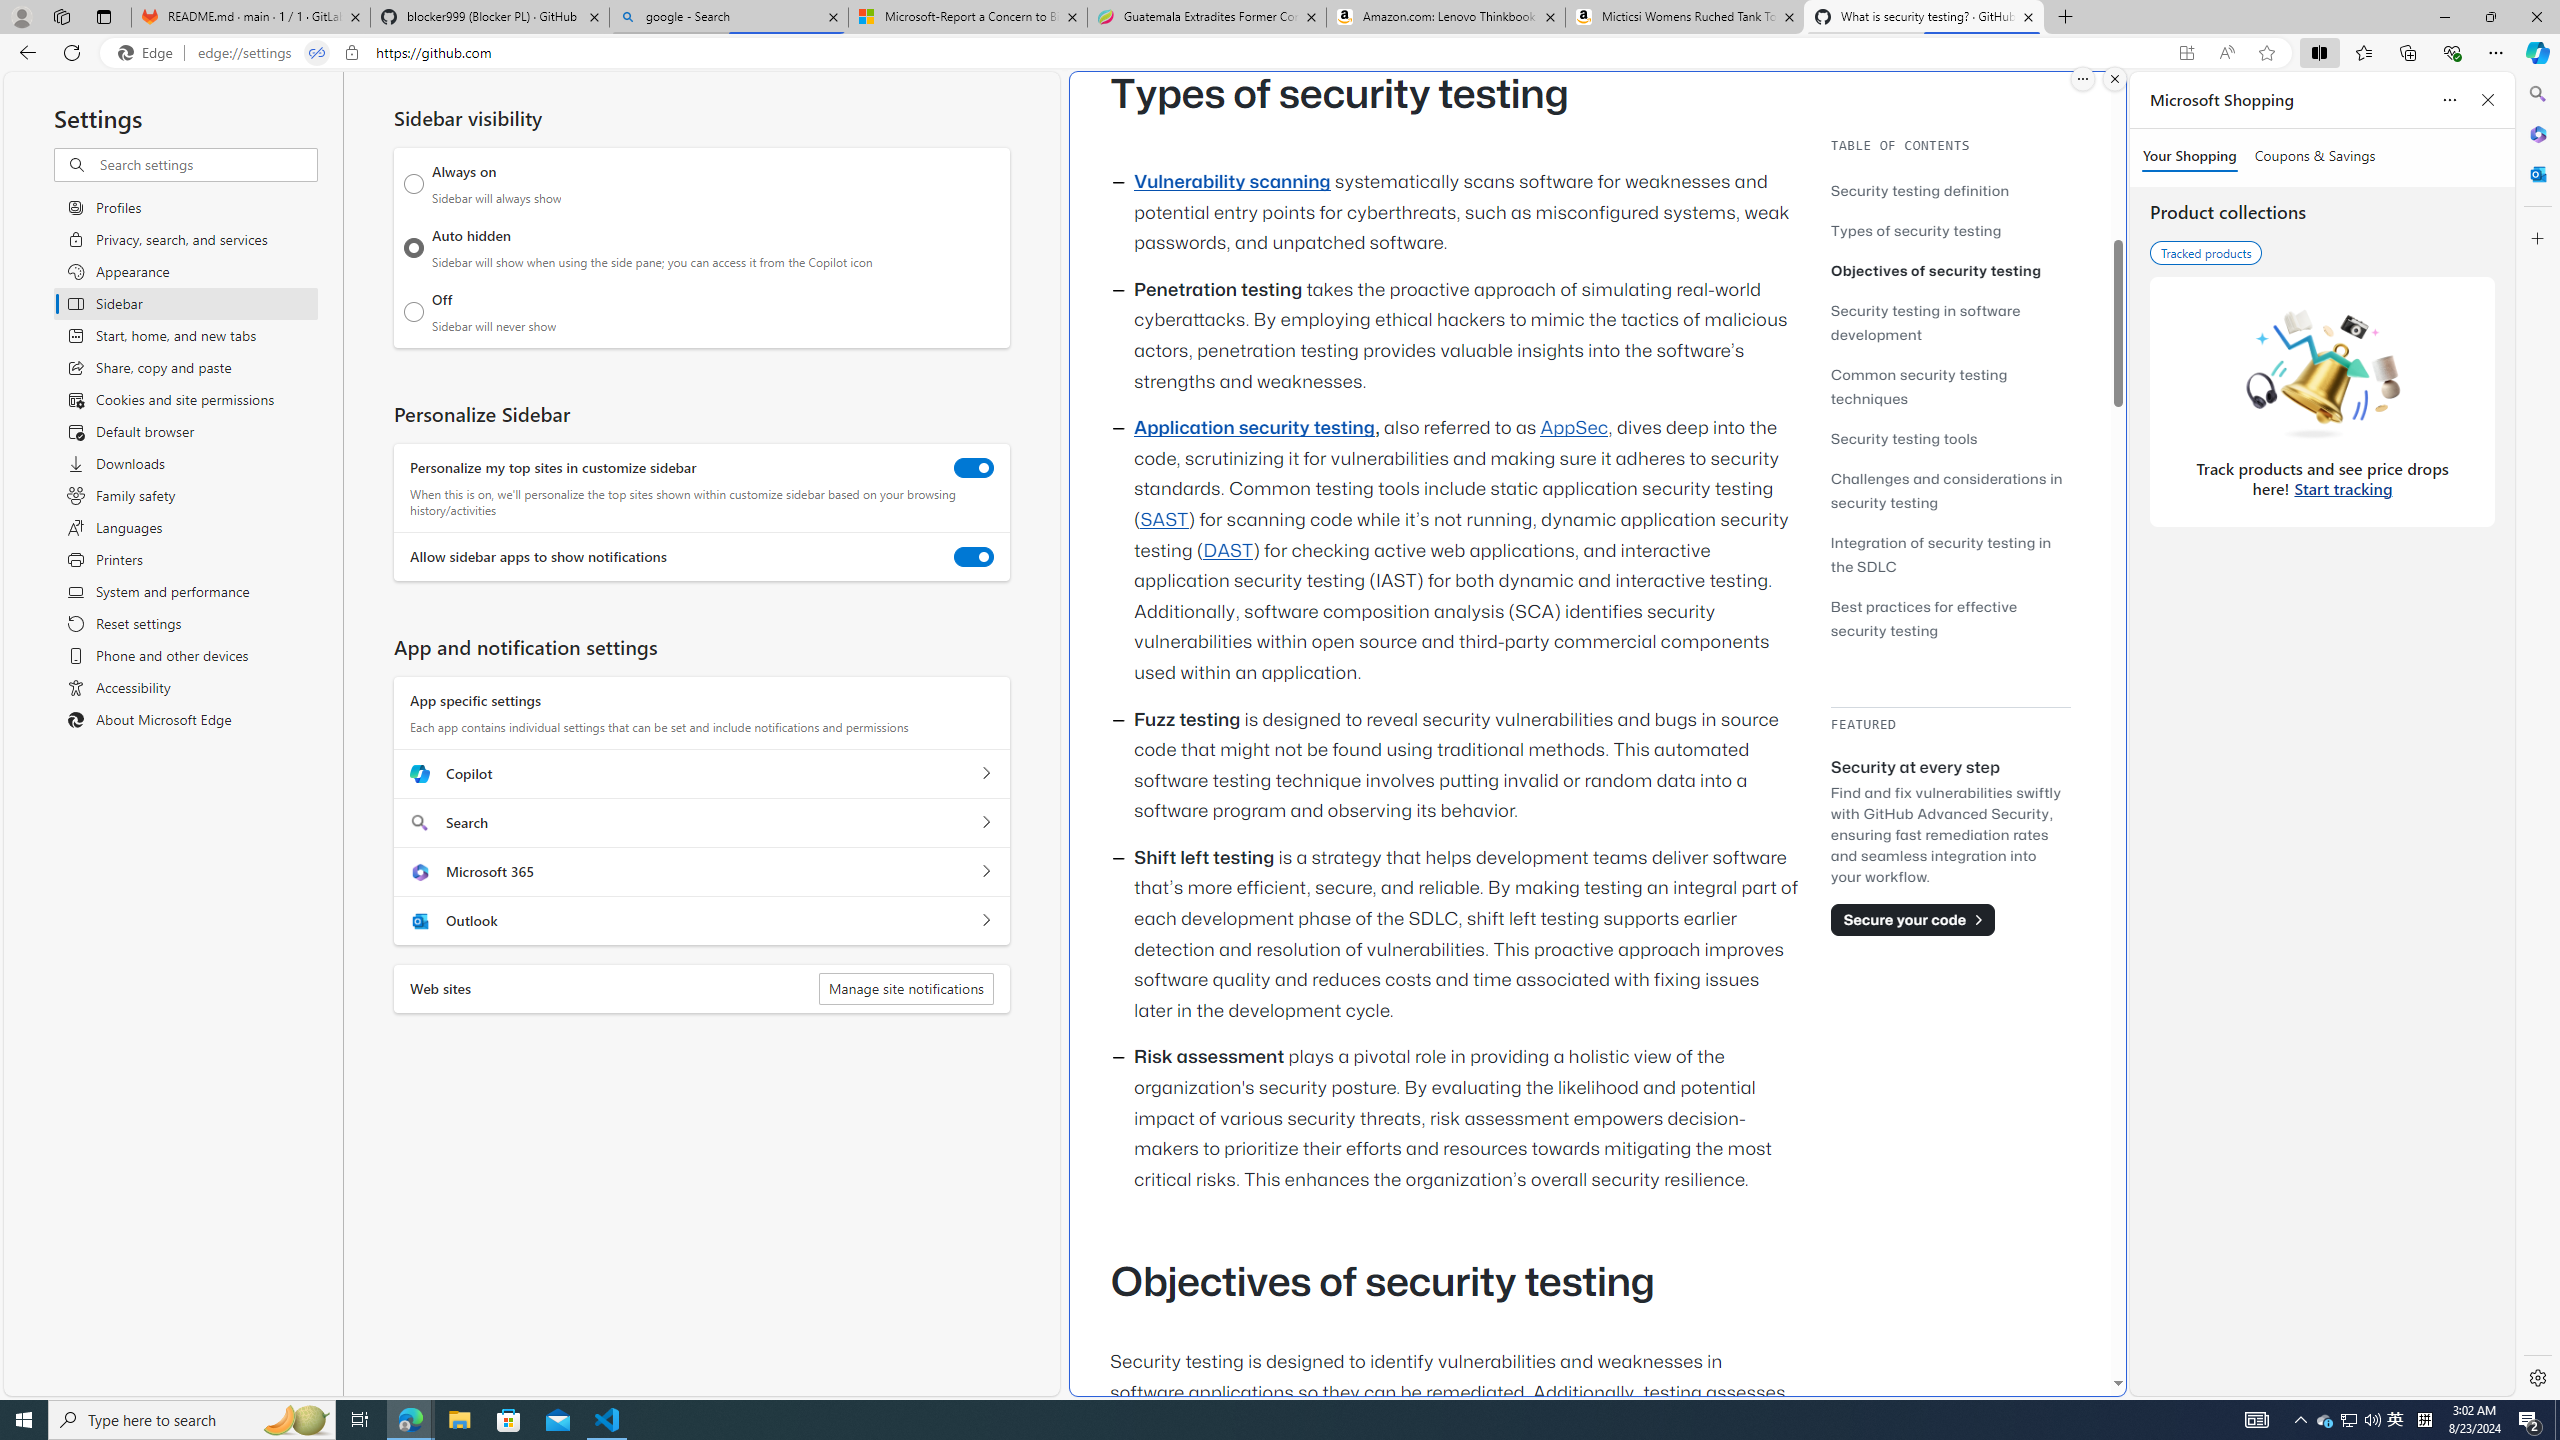 This screenshot has width=2560, height=1440. Describe the element at coordinates (1915, 229) in the screenshot. I see `'Types of security testing'` at that location.